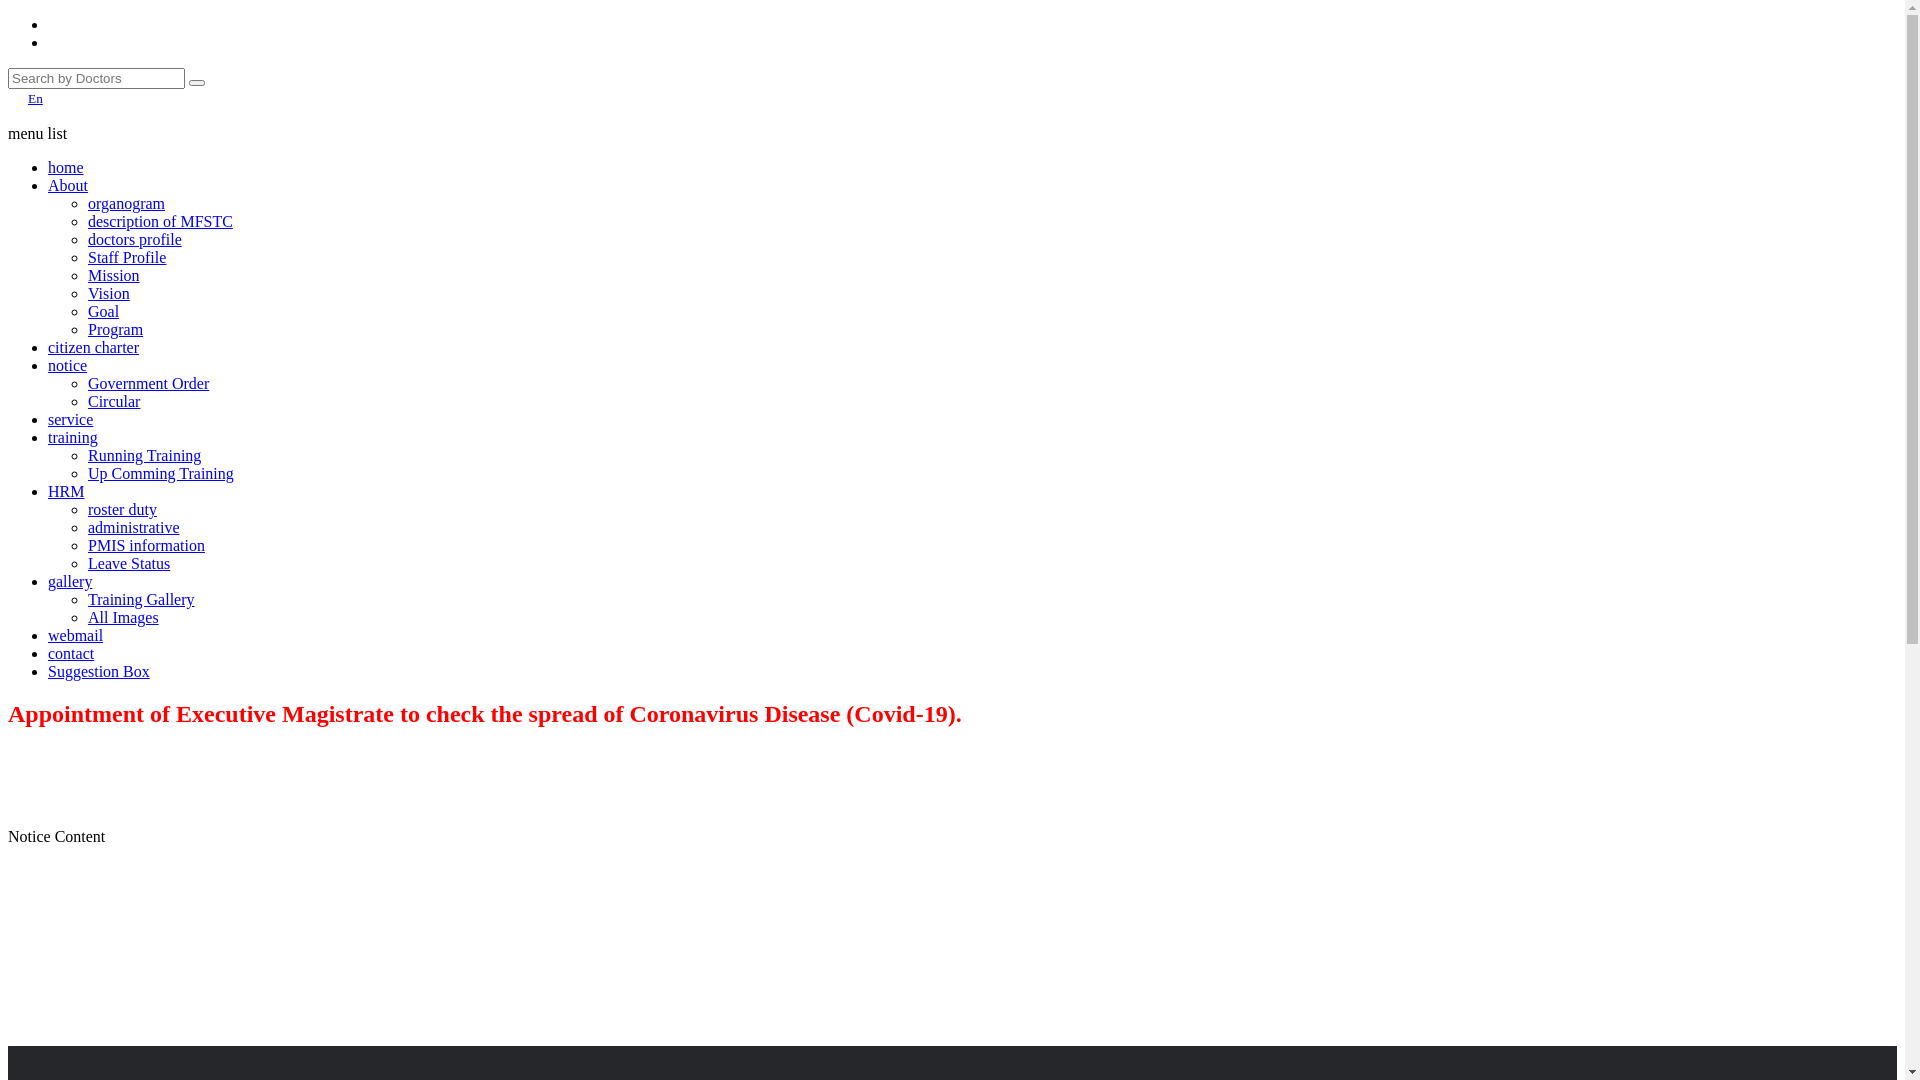 The width and height of the screenshot is (1920, 1080). I want to click on 'All Images', so click(122, 616).